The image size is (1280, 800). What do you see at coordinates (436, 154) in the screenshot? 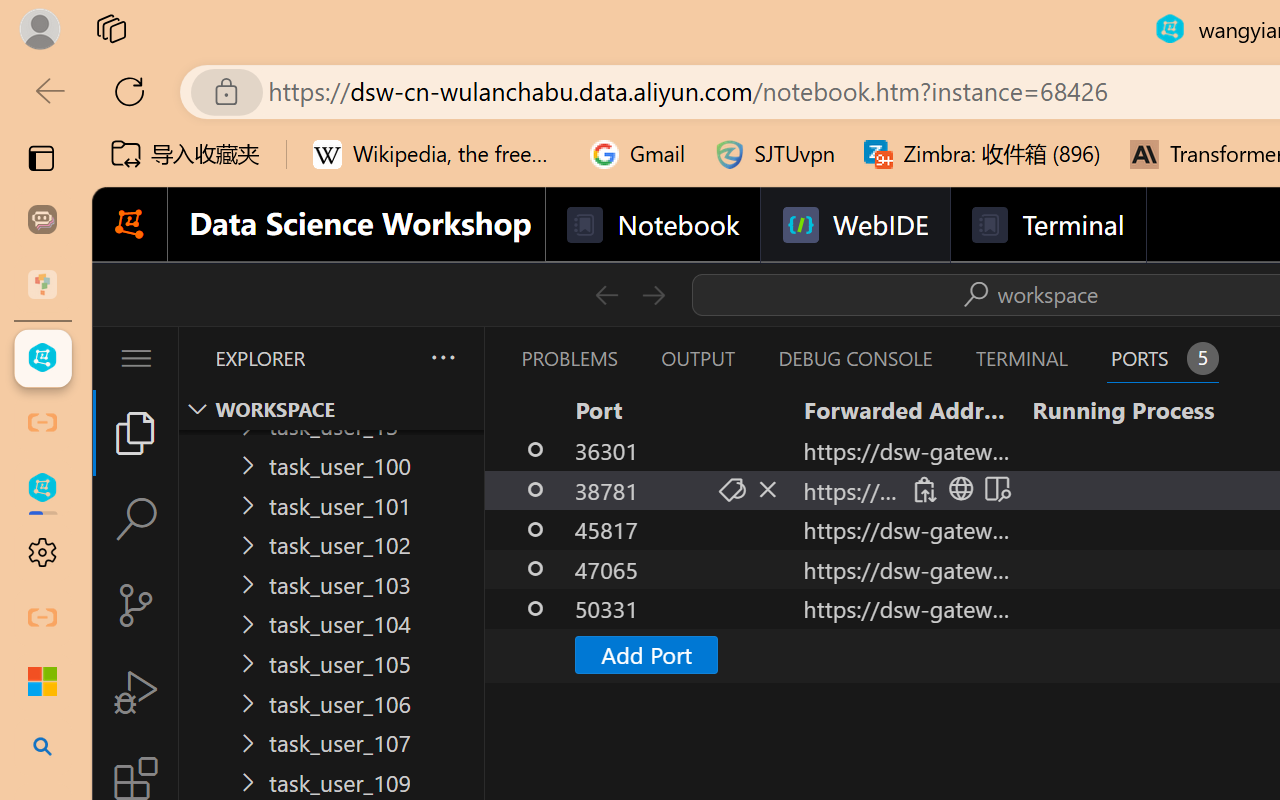
I see `'Wikipedia, the free encyclopedia'` at bounding box center [436, 154].